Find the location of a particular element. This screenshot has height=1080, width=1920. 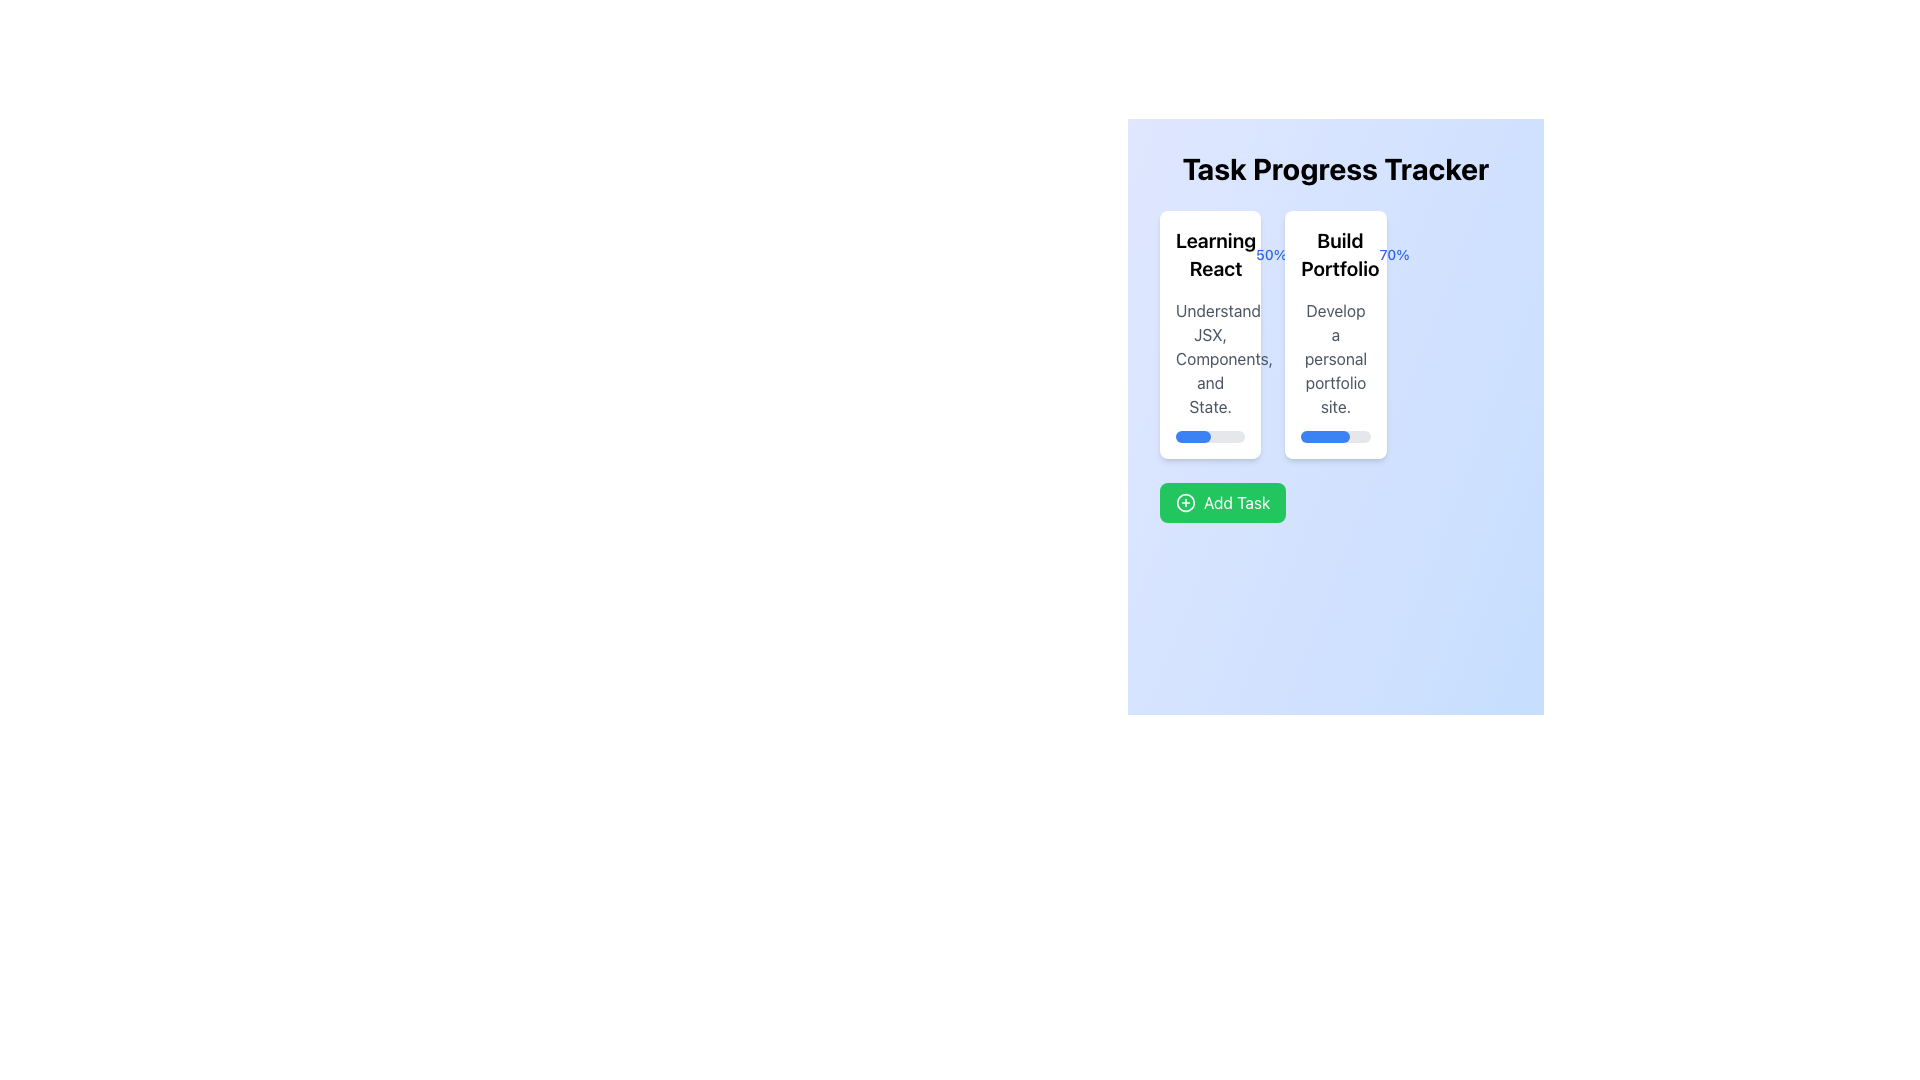

the progress indicated by the blue progress bar located at the bottom of the 'Build Portfolio' task card, which shows 70% completion is located at coordinates (1325, 435).